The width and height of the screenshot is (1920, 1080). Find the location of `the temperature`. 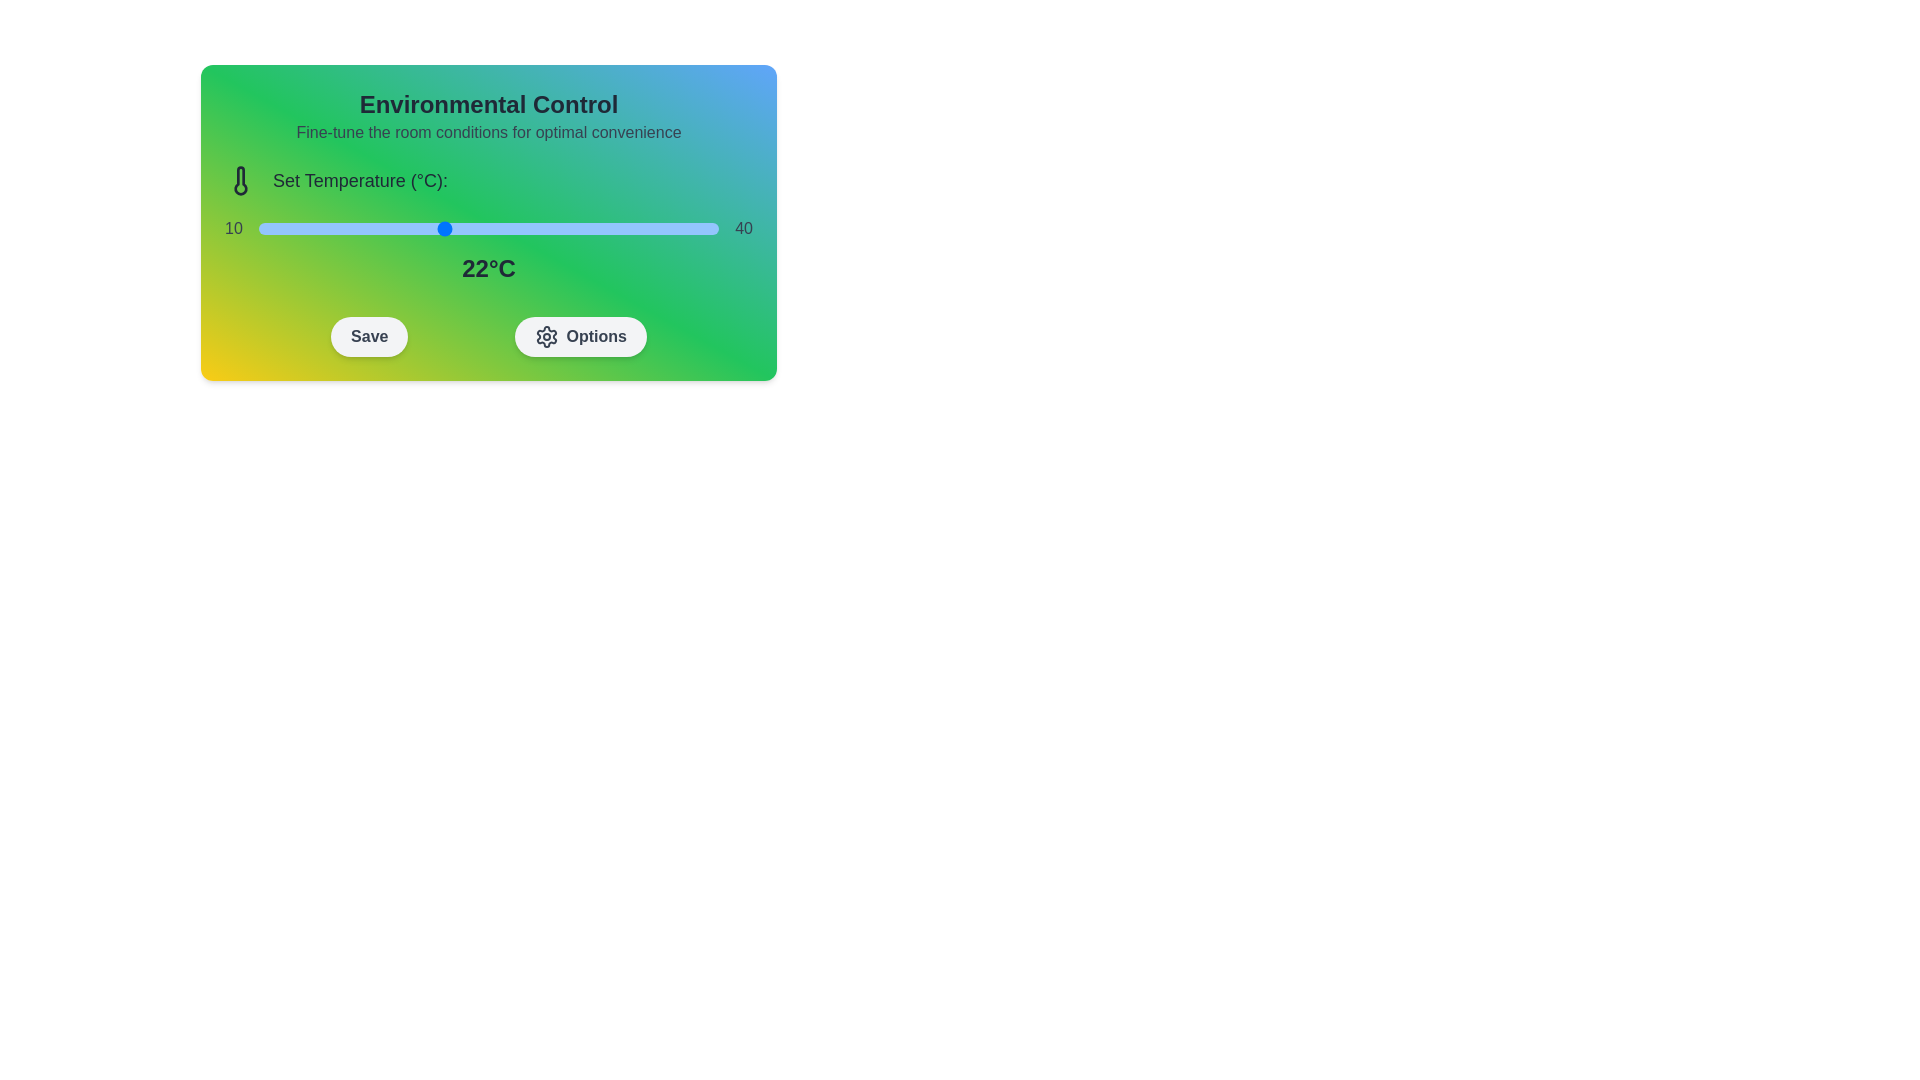

the temperature is located at coordinates (426, 227).